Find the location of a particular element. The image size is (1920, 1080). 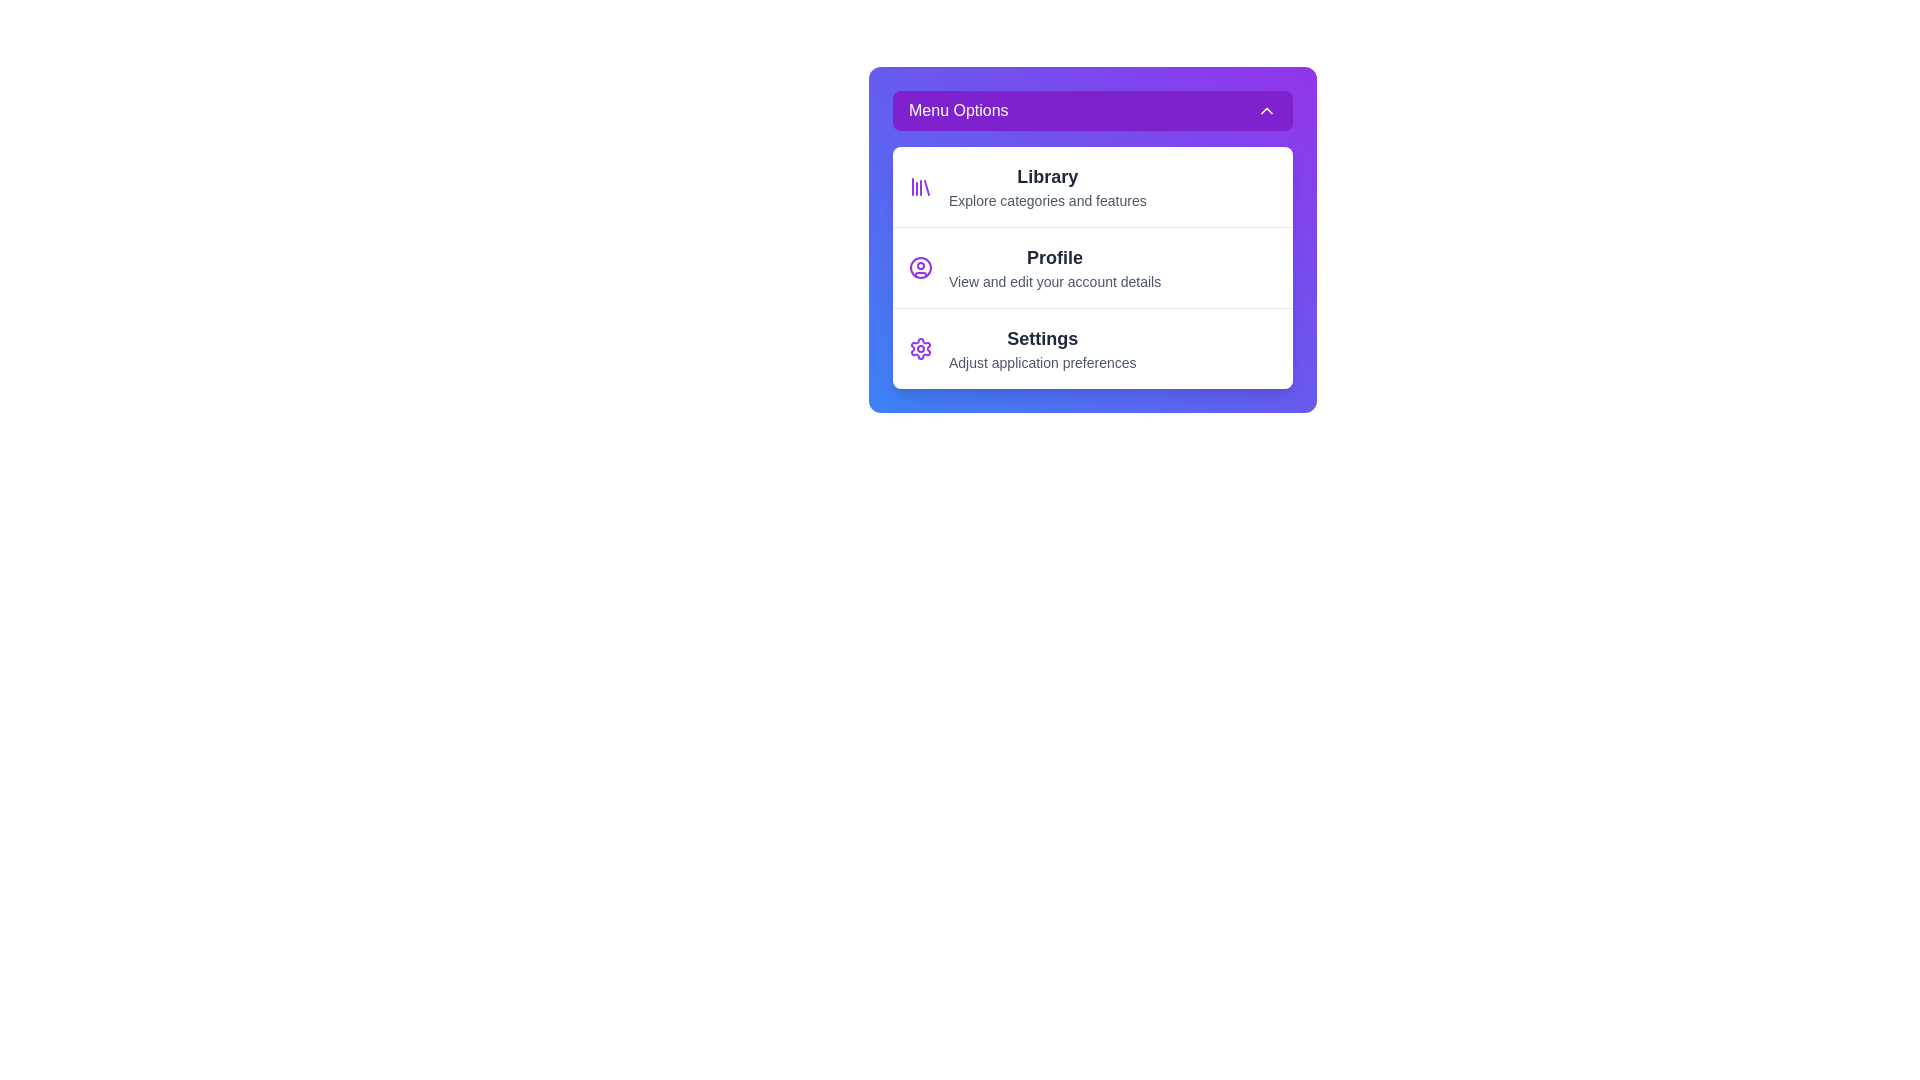

the Label element that reads 'Adjust application preferences', which is positioned below the 'Settings' label in the Settings subsection is located at coordinates (1041, 362).